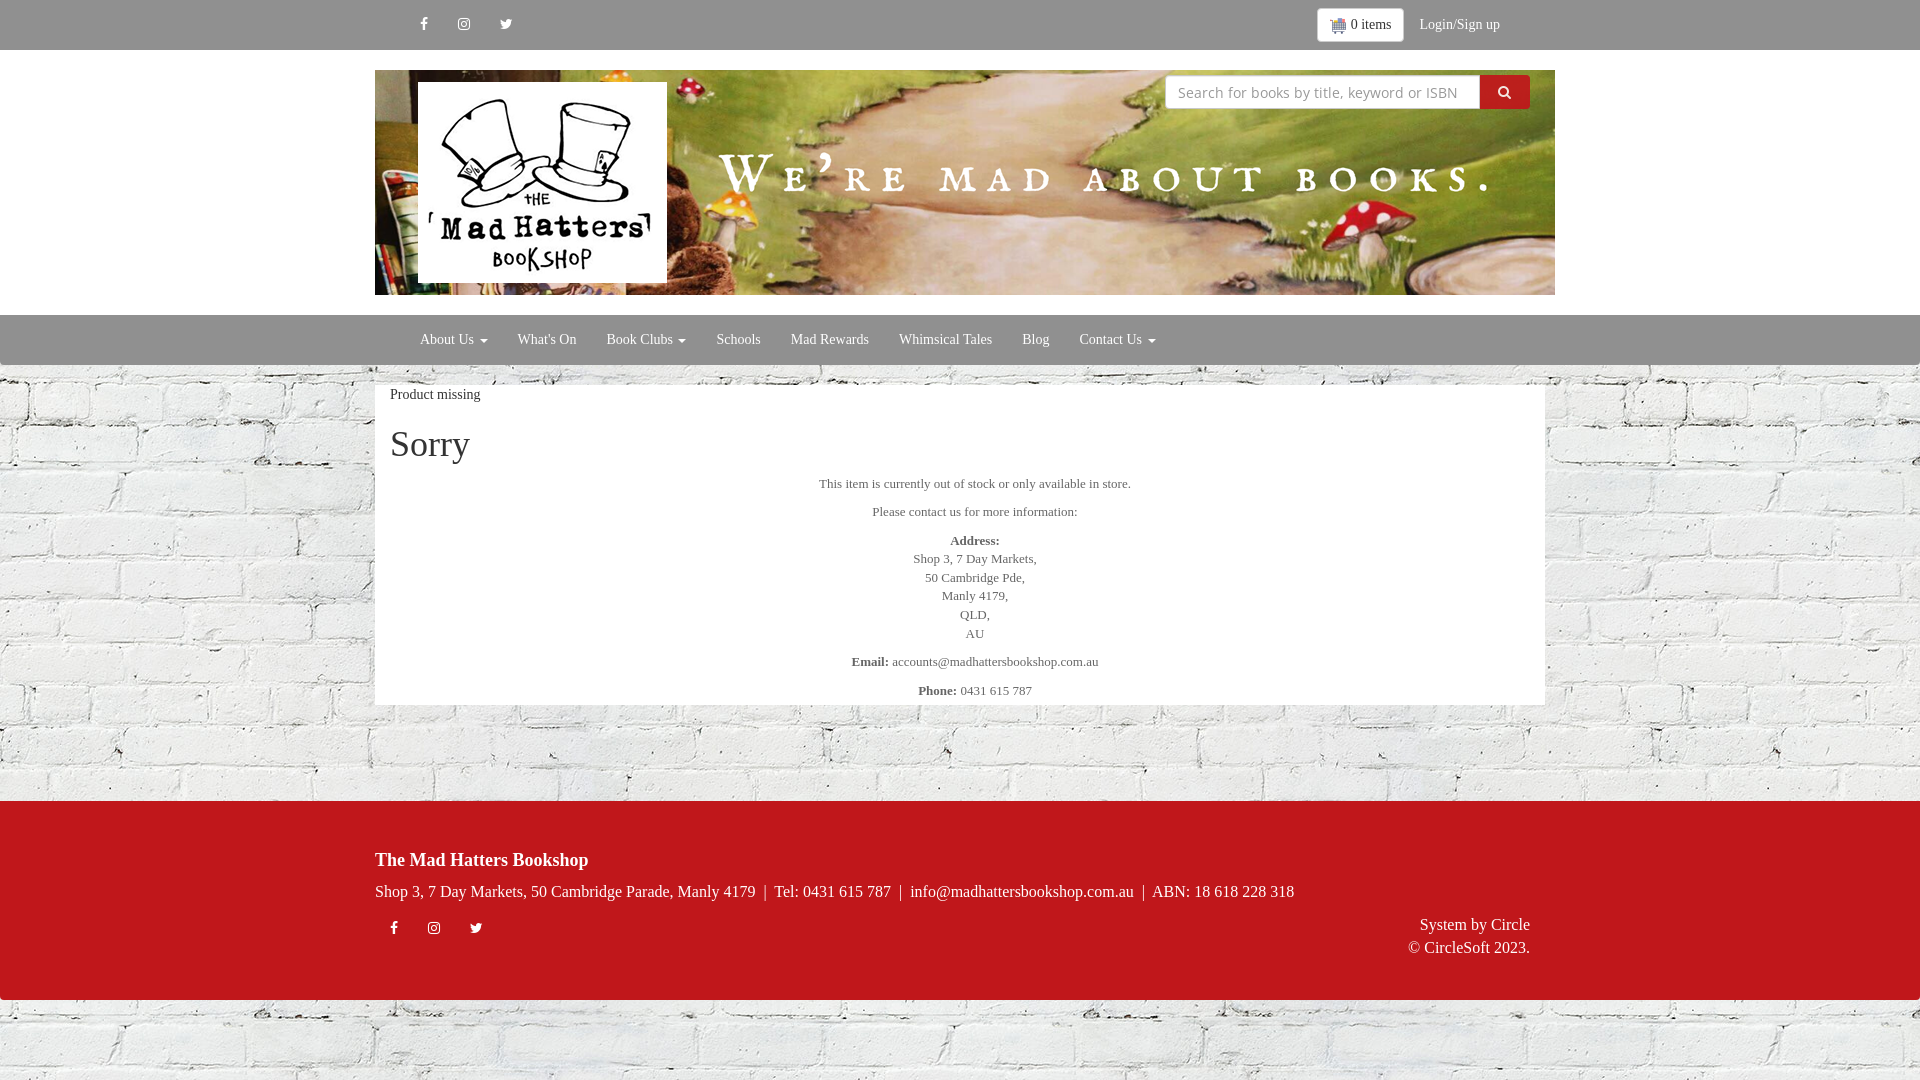 The width and height of the screenshot is (1920, 1080). Describe the element at coordinates (1419, 925) in the screenshot. I see `'System by Circle'` at that location.